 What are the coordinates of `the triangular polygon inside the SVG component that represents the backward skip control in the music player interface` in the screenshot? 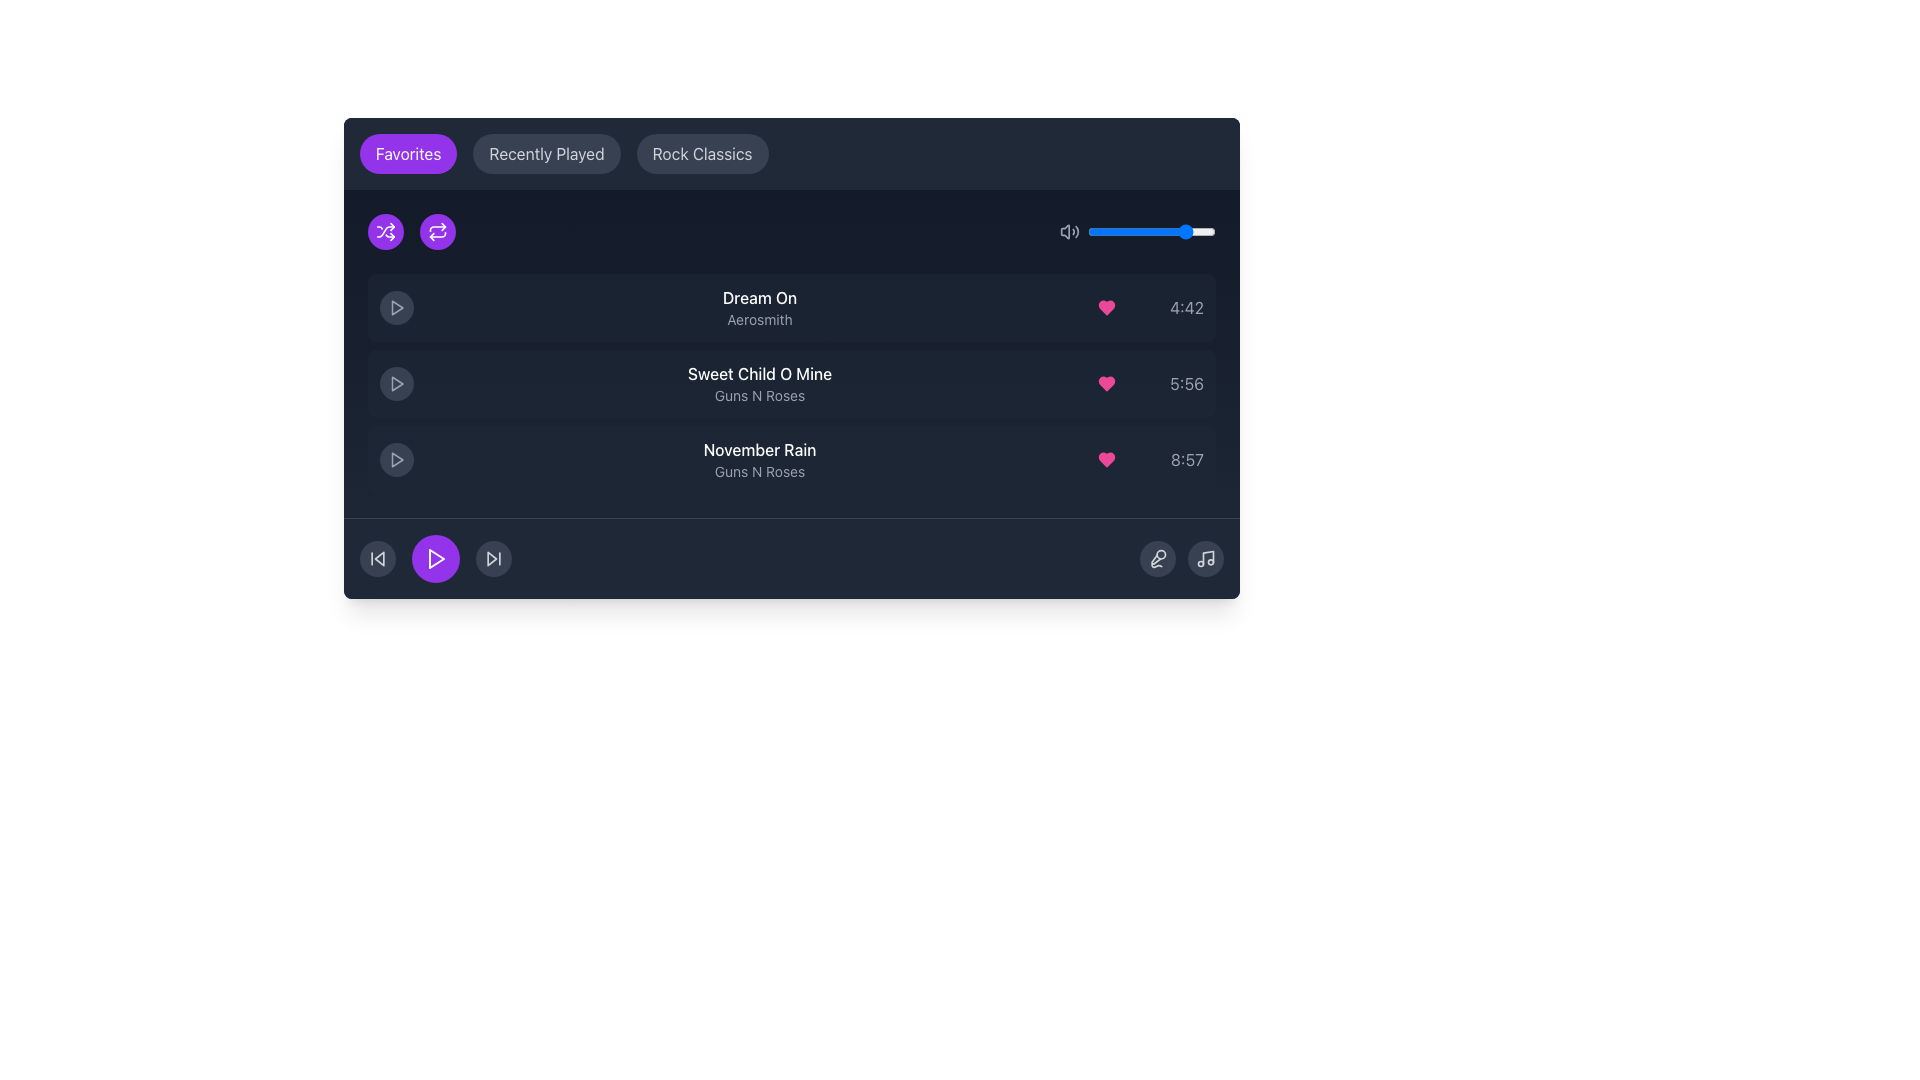 It's located at (379, 559).